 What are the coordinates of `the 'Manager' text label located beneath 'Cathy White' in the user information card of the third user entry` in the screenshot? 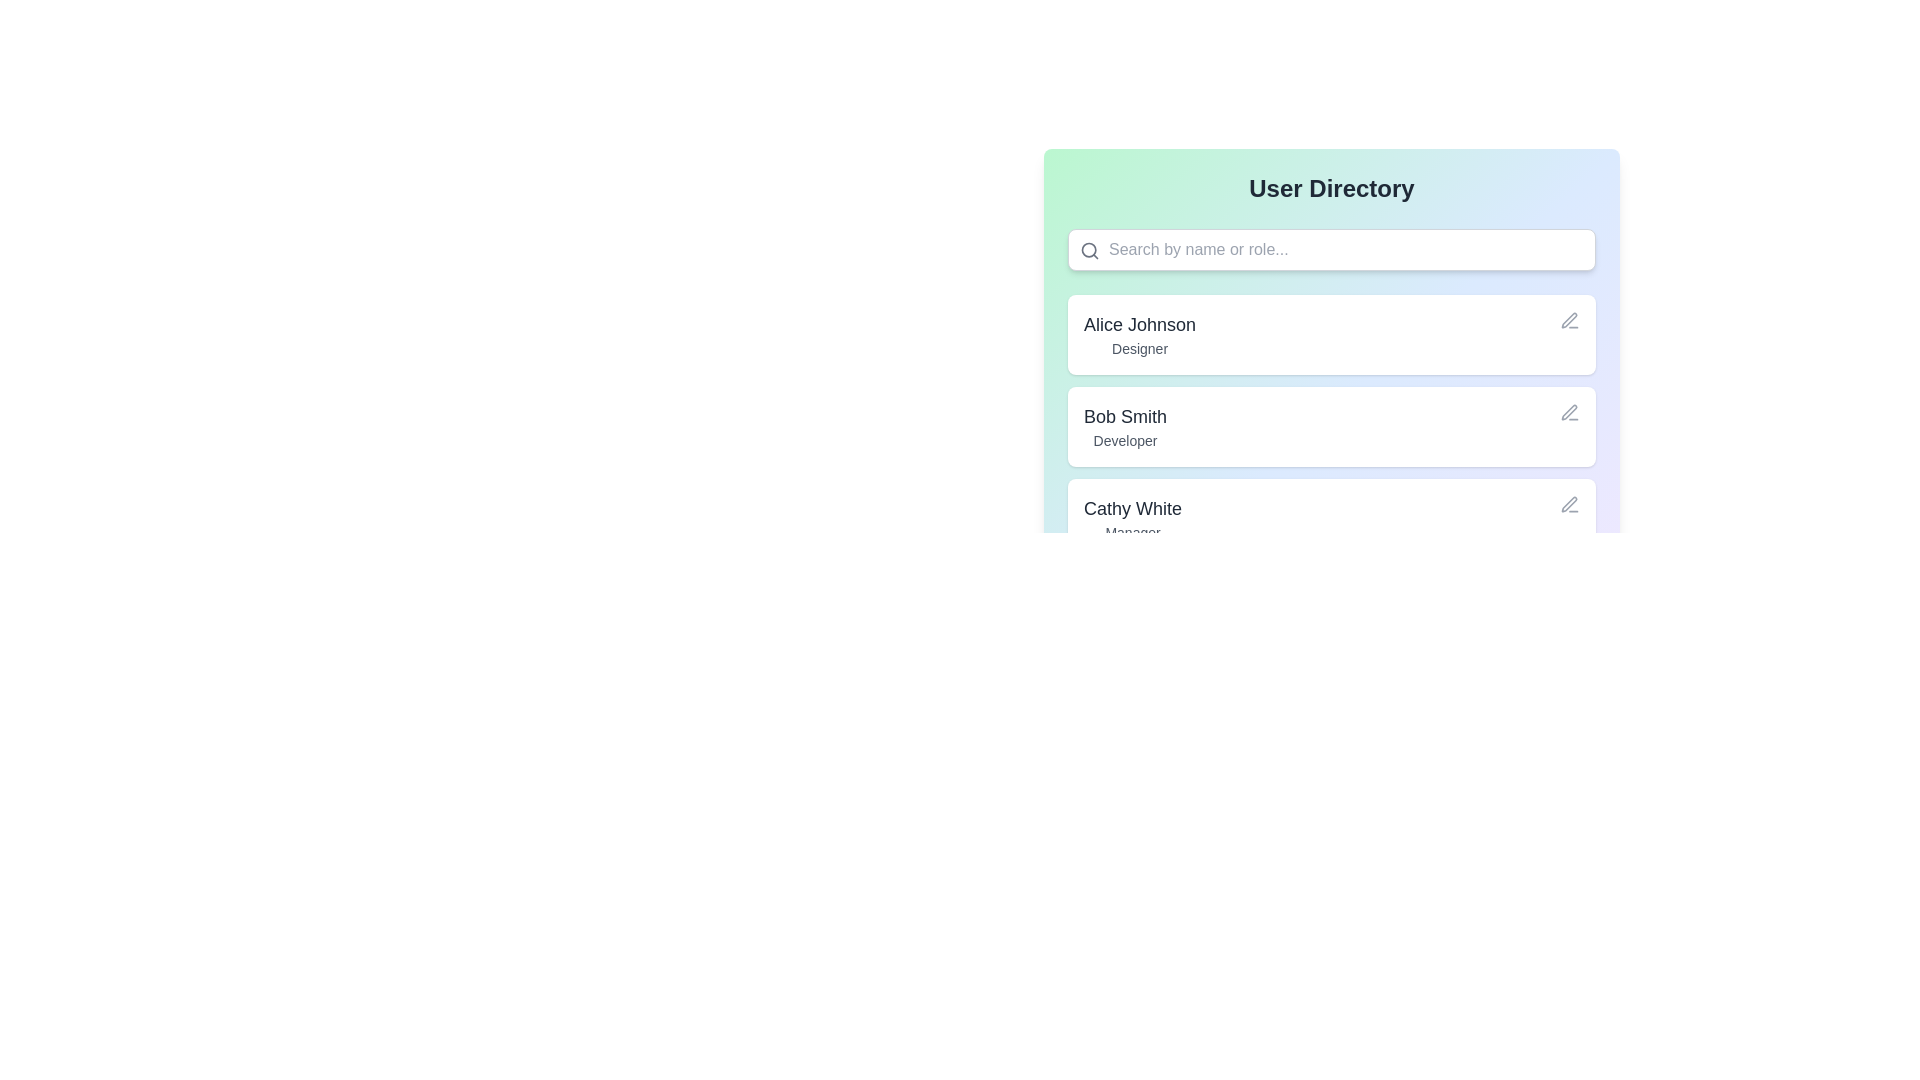 It's located at (1132, 531).